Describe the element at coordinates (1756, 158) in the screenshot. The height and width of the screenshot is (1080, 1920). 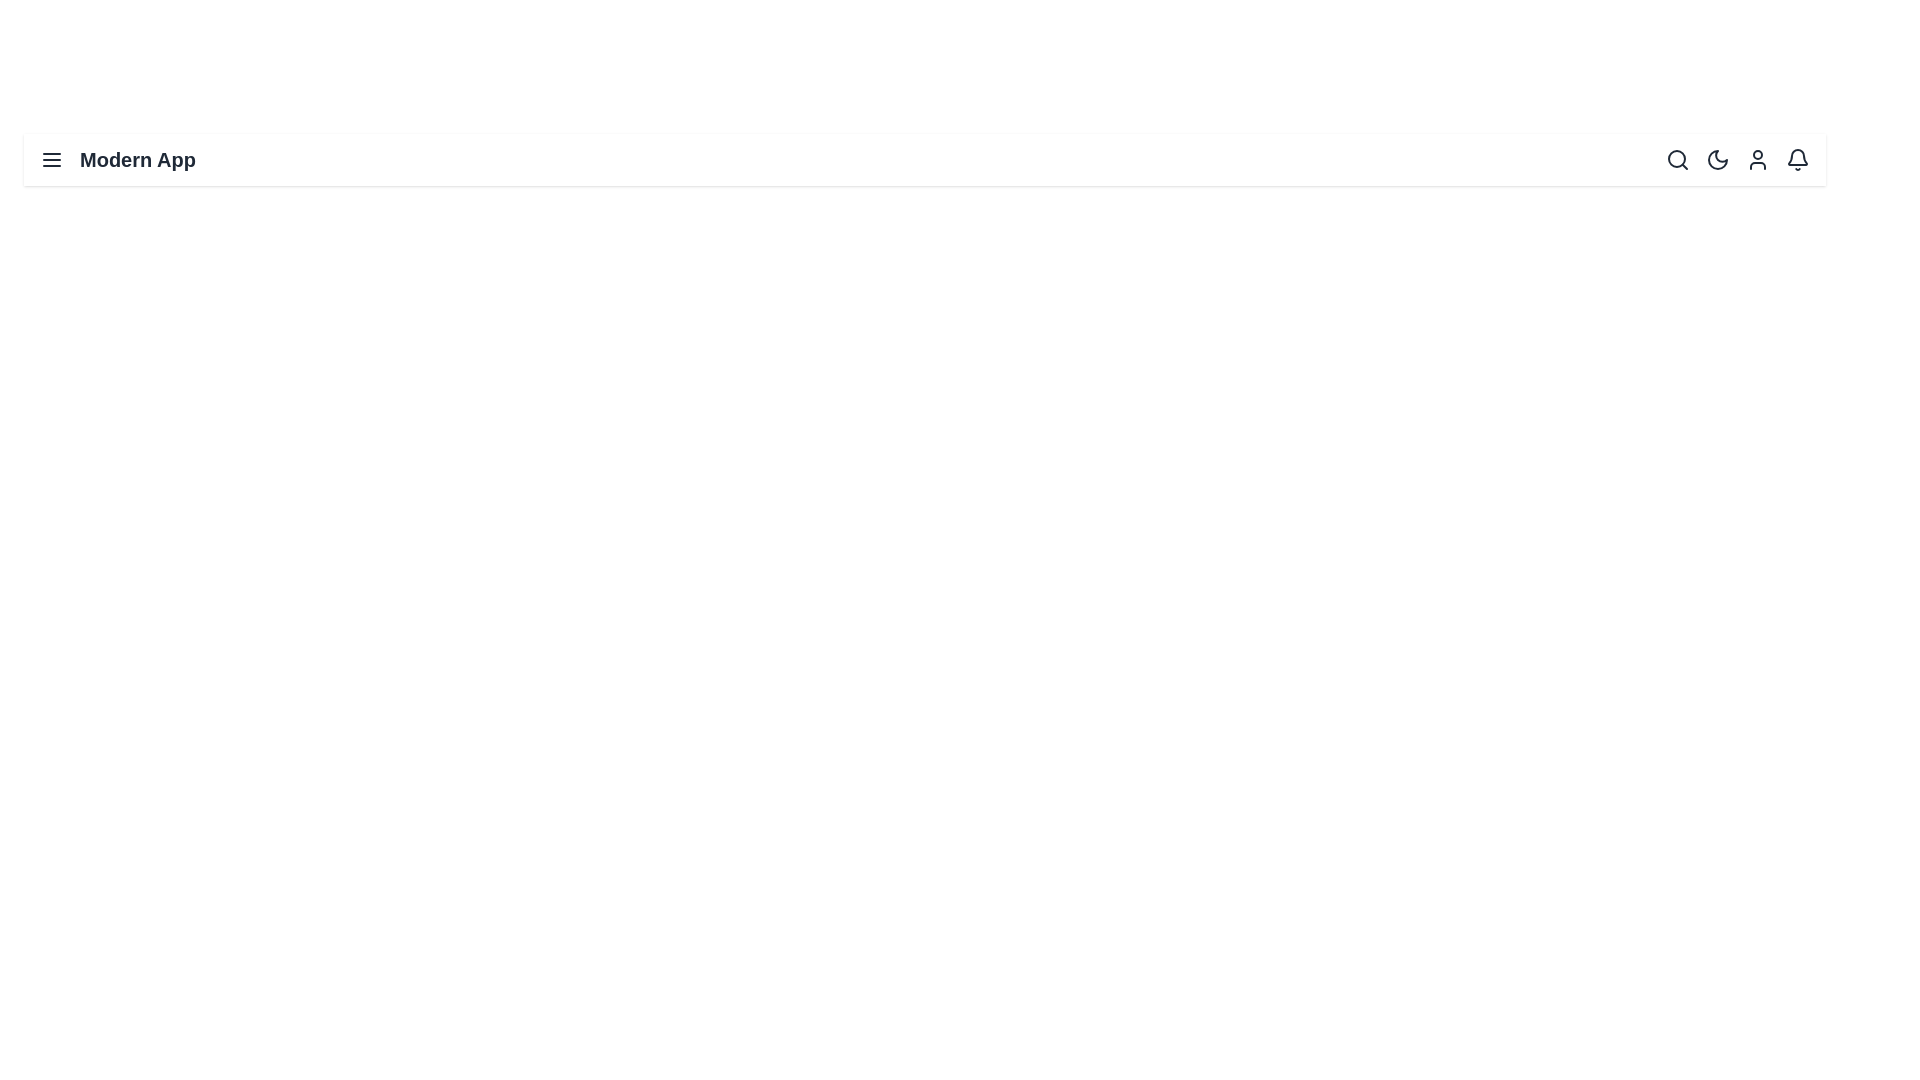
I see `the user profile icon to interact with the user profile` at that location.